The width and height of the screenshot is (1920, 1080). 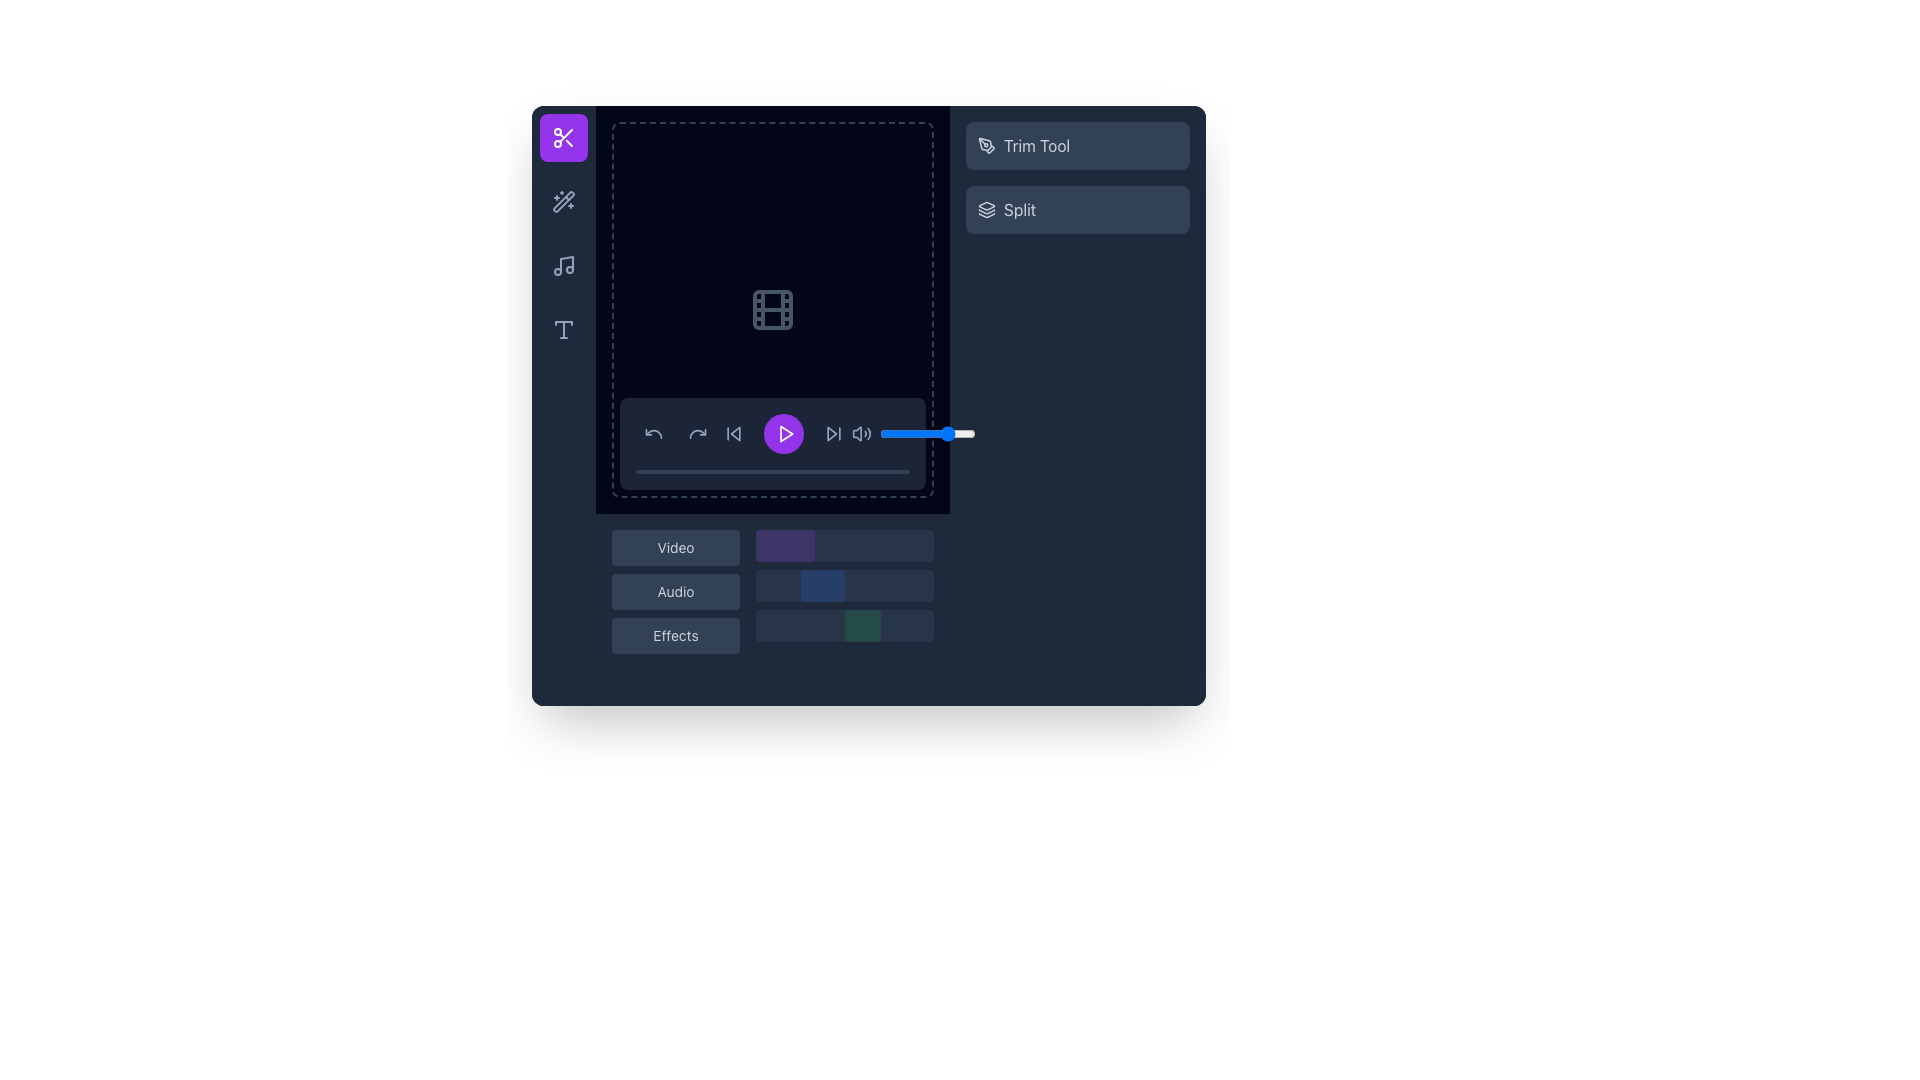 I want to click on the 'Video' button, which is the topmost rectangular button with a dark slate blue background and white text, so click(x=676, y=547).